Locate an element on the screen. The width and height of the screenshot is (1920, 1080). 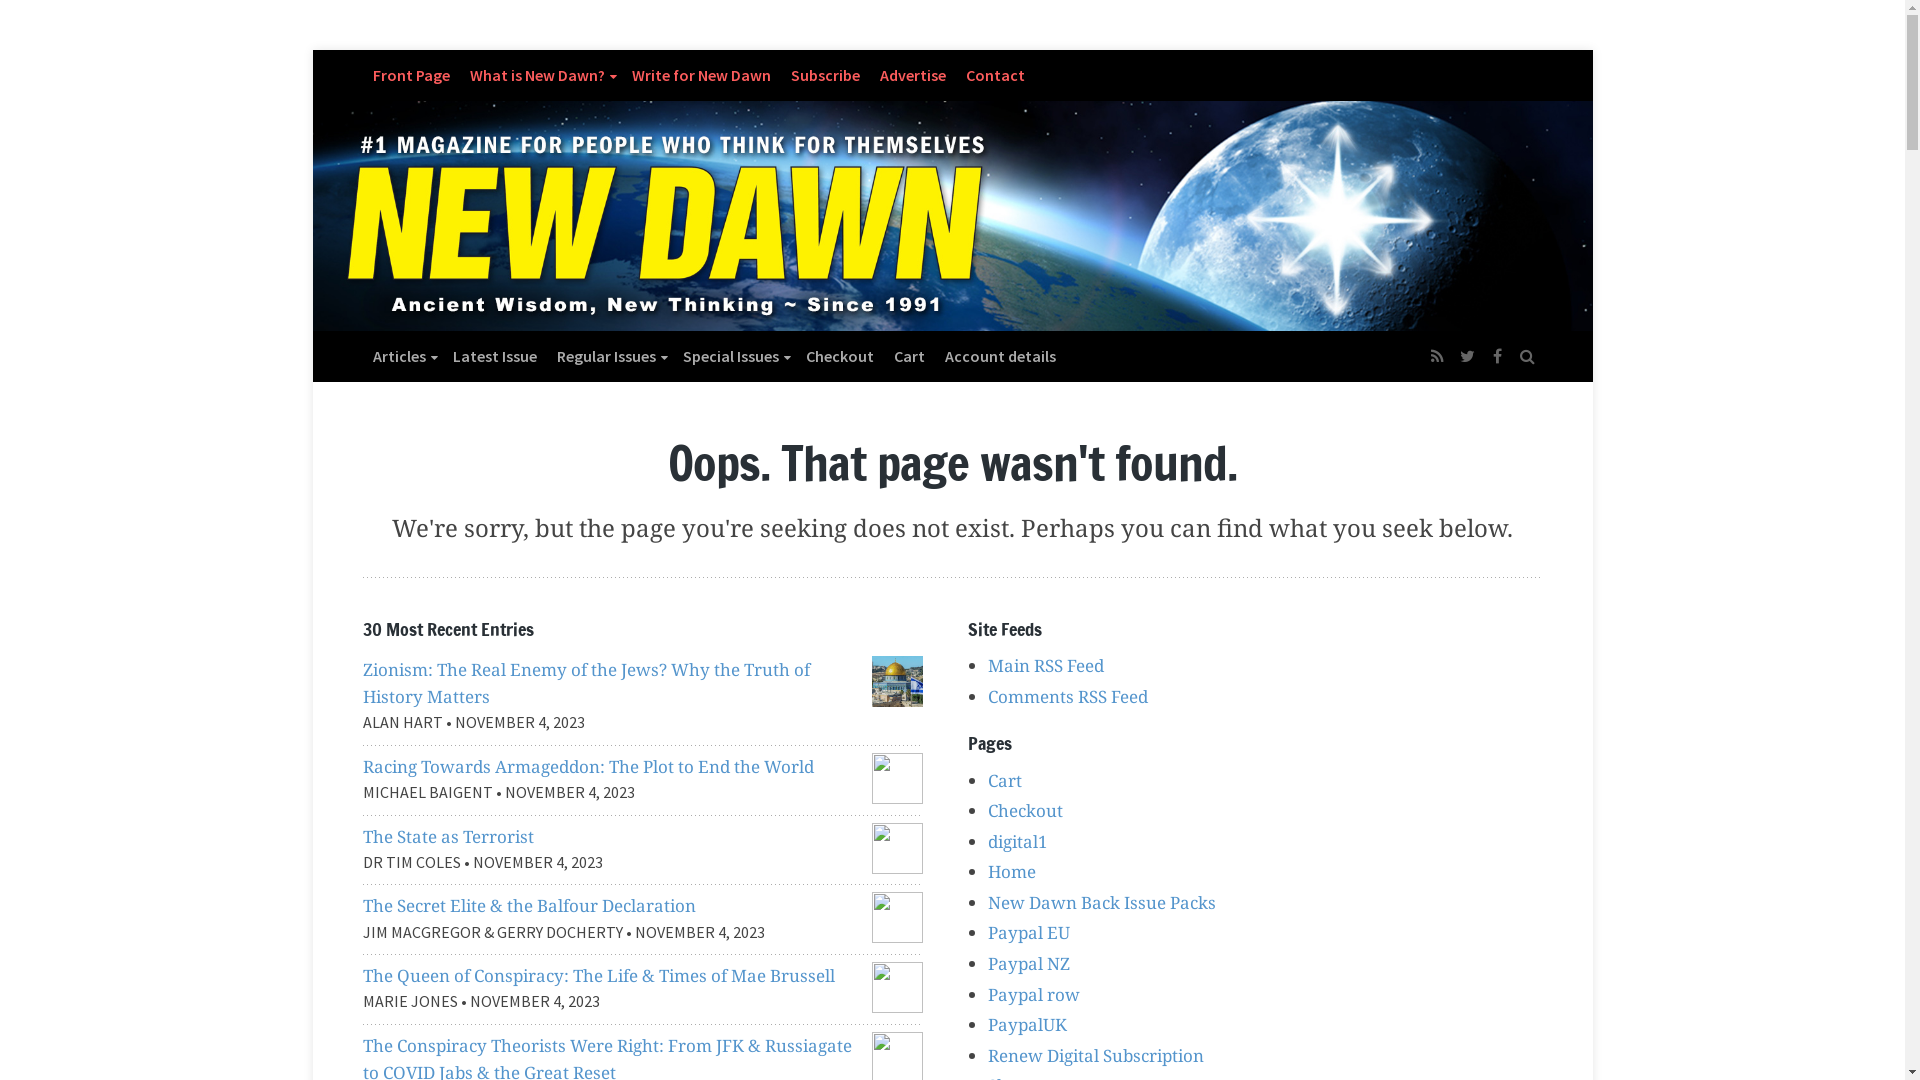
'Facebook' is located at coordinates (1497, 354).